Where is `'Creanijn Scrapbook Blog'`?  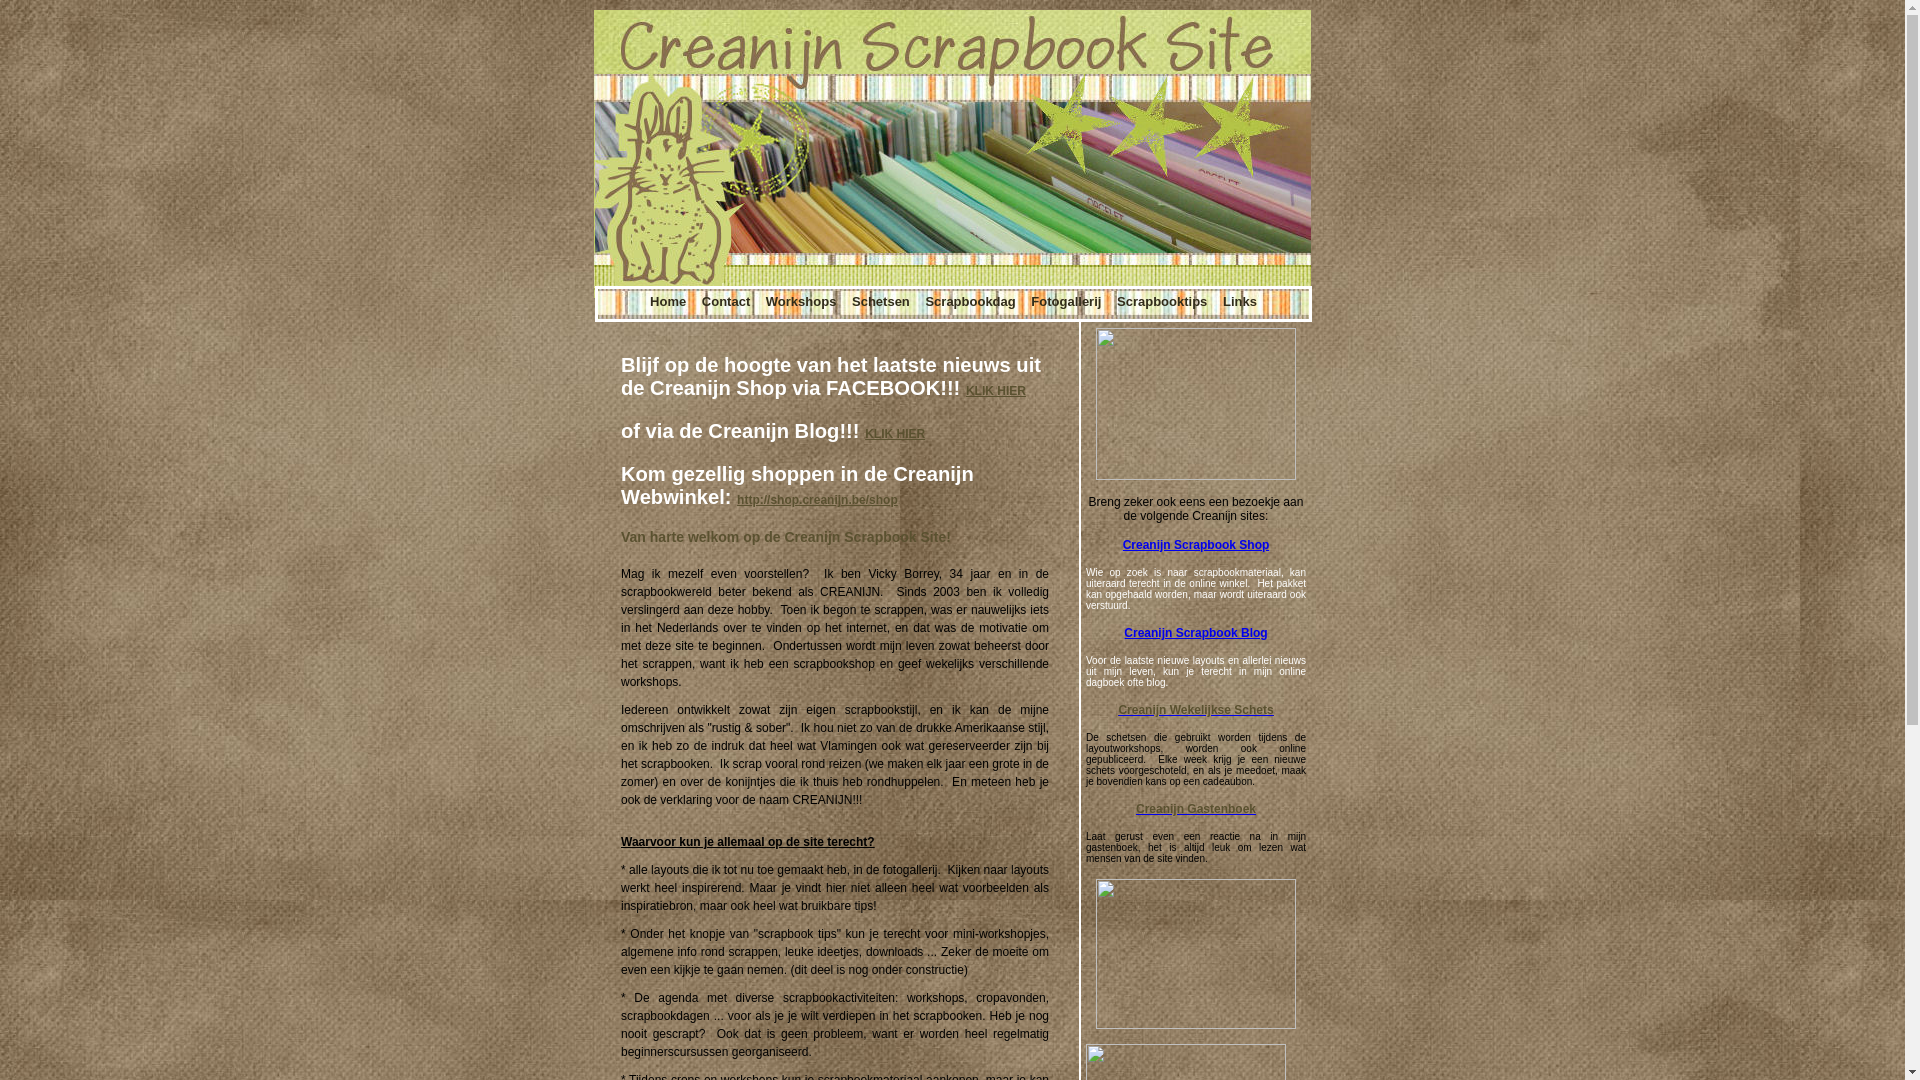 'Creanijn Scrapbook Blog' is located at coordinates (1195, 632).